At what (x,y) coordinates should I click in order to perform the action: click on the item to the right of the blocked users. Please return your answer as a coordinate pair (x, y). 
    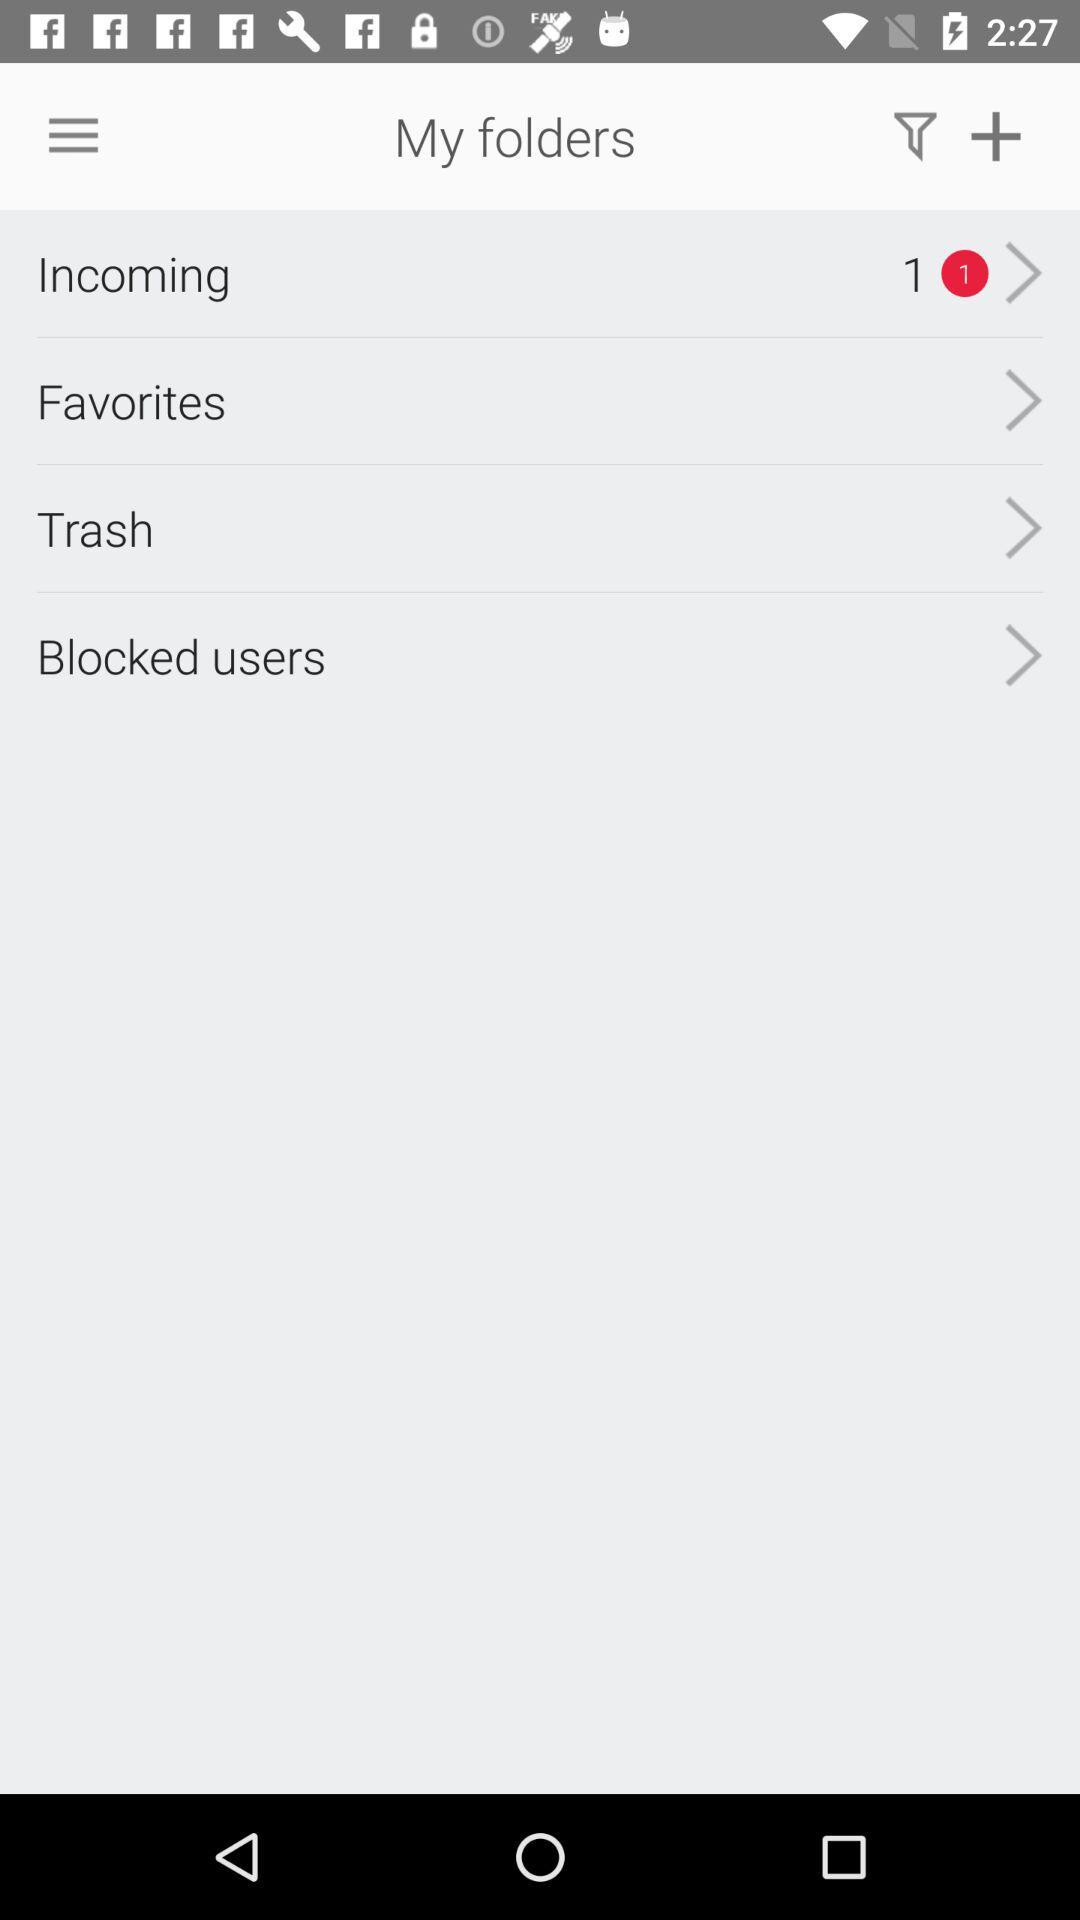
    Looking at the image, I should click on (1023, 528).